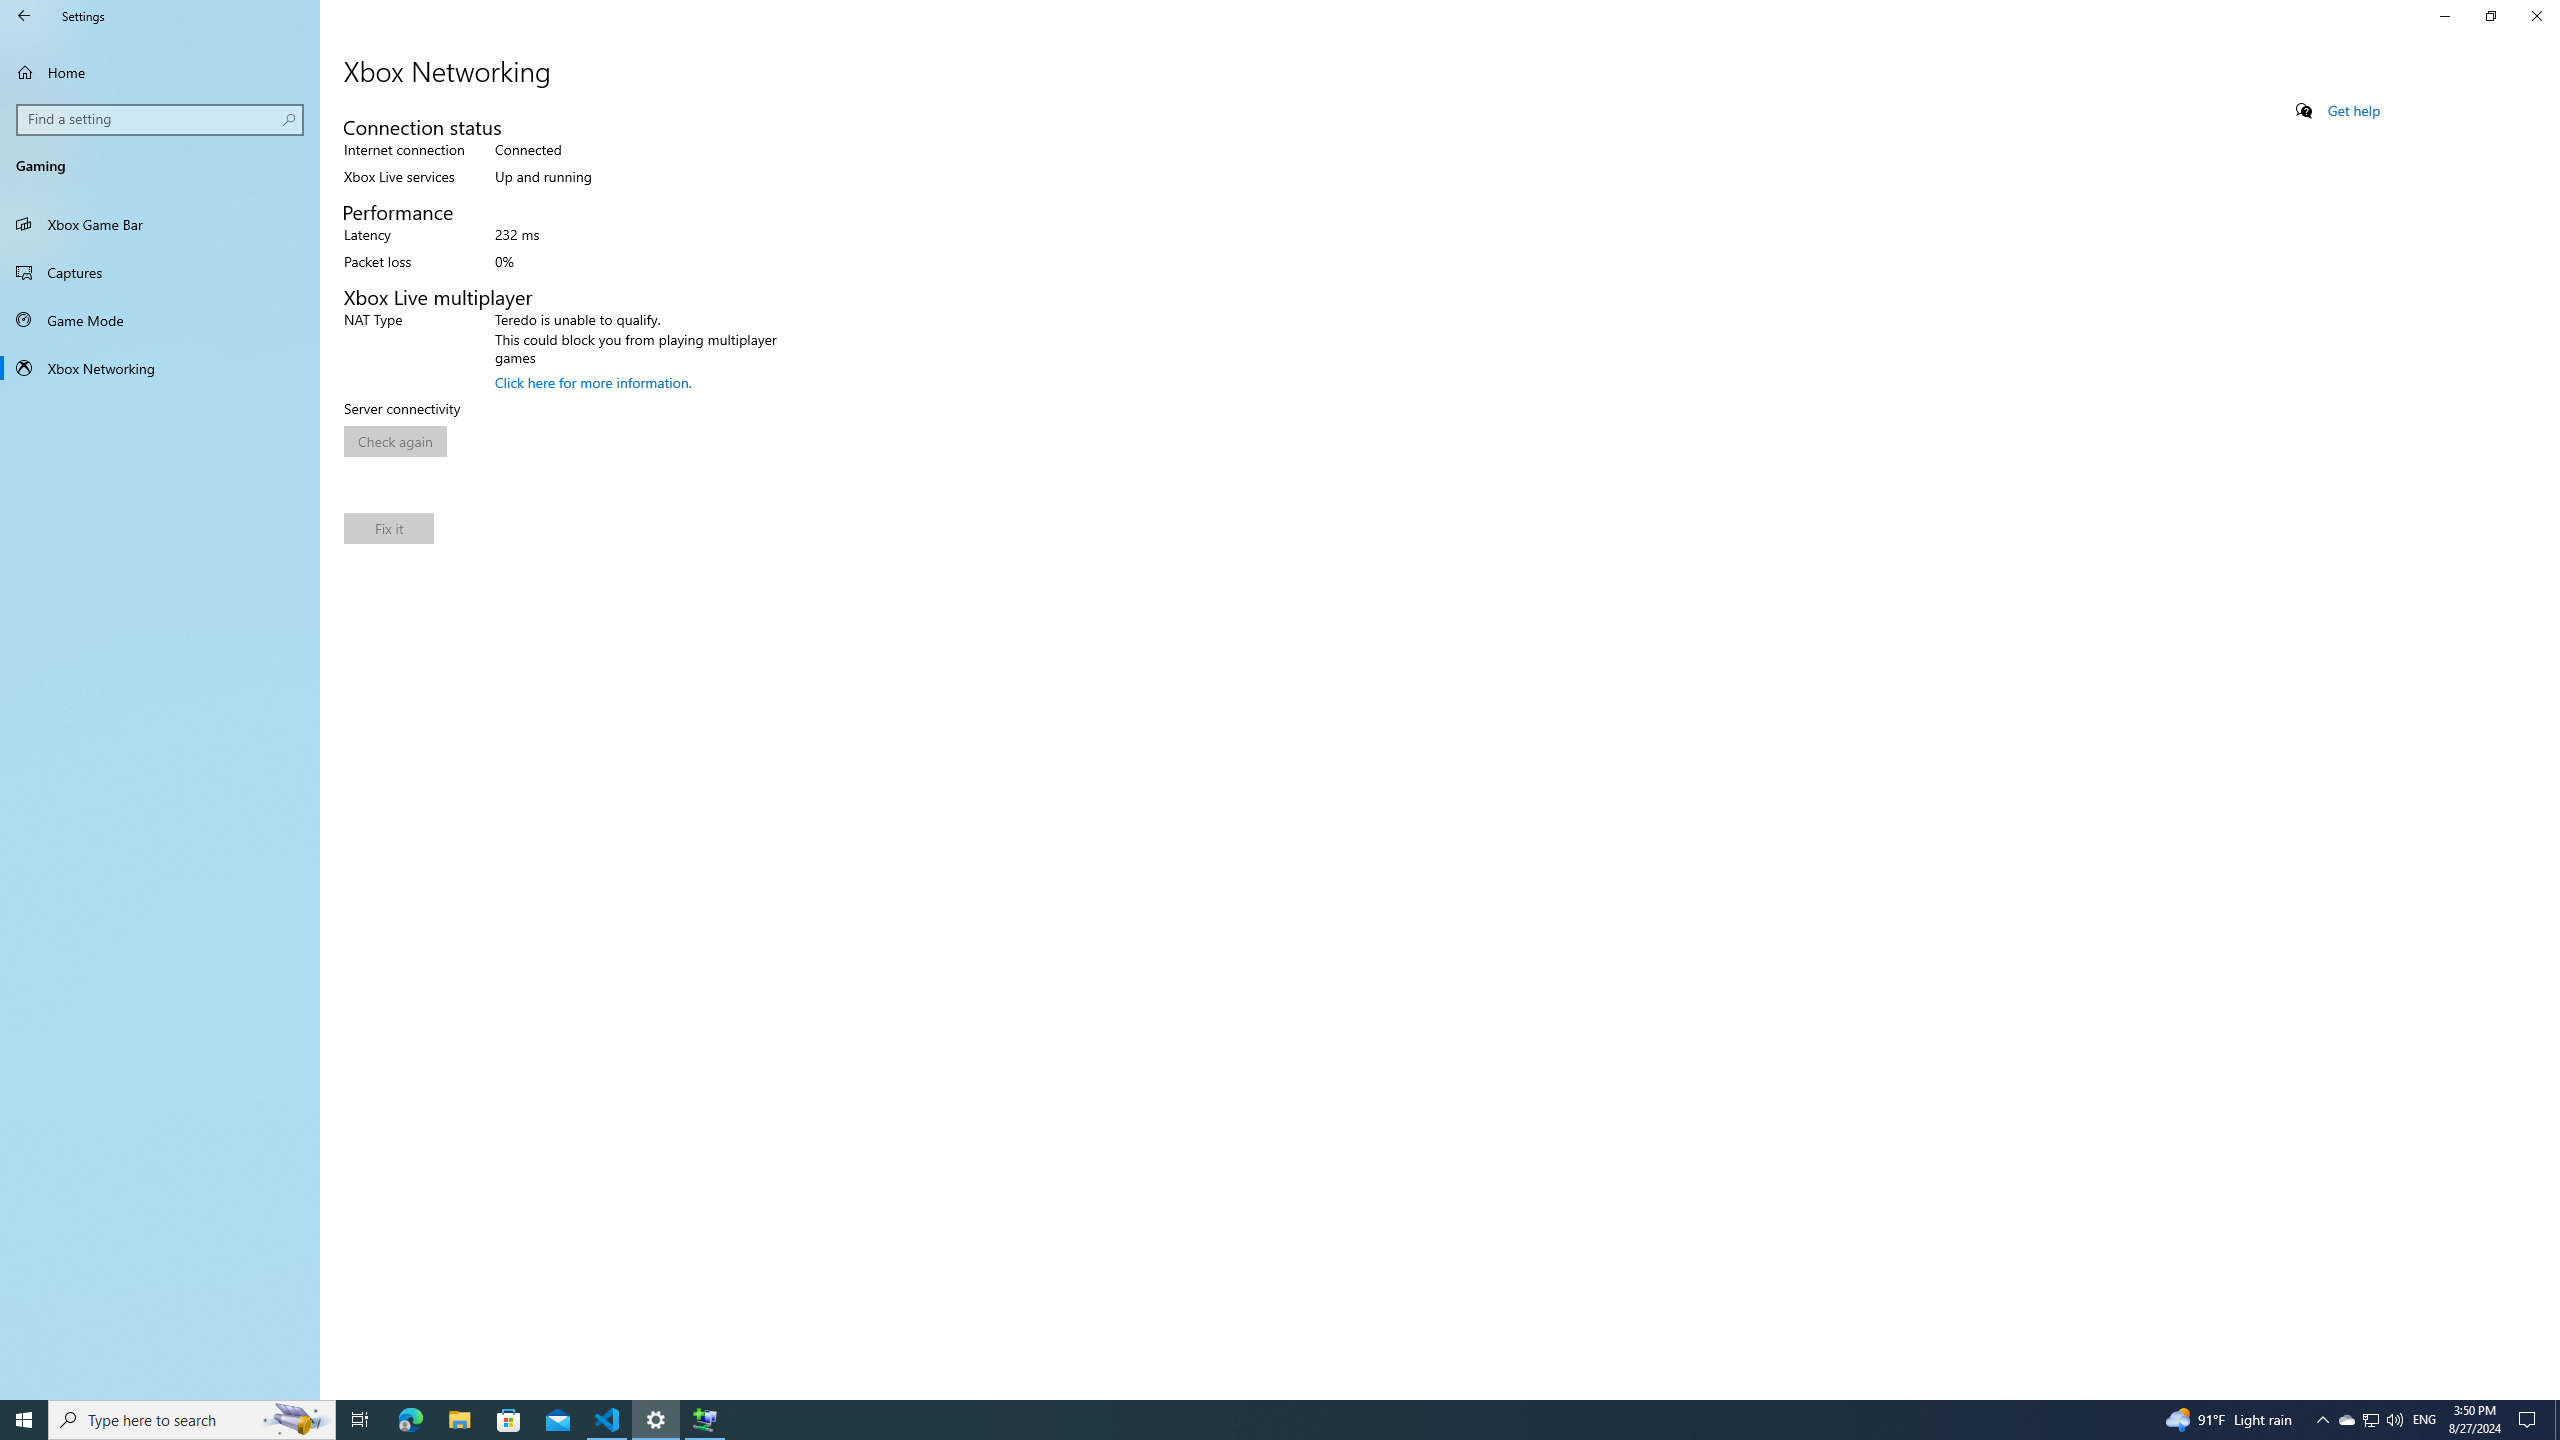 The image size is (2560, 1440). Describe the element at coordinates (159, 319) in the screenshot. I see `'Game Mode'` at that location.